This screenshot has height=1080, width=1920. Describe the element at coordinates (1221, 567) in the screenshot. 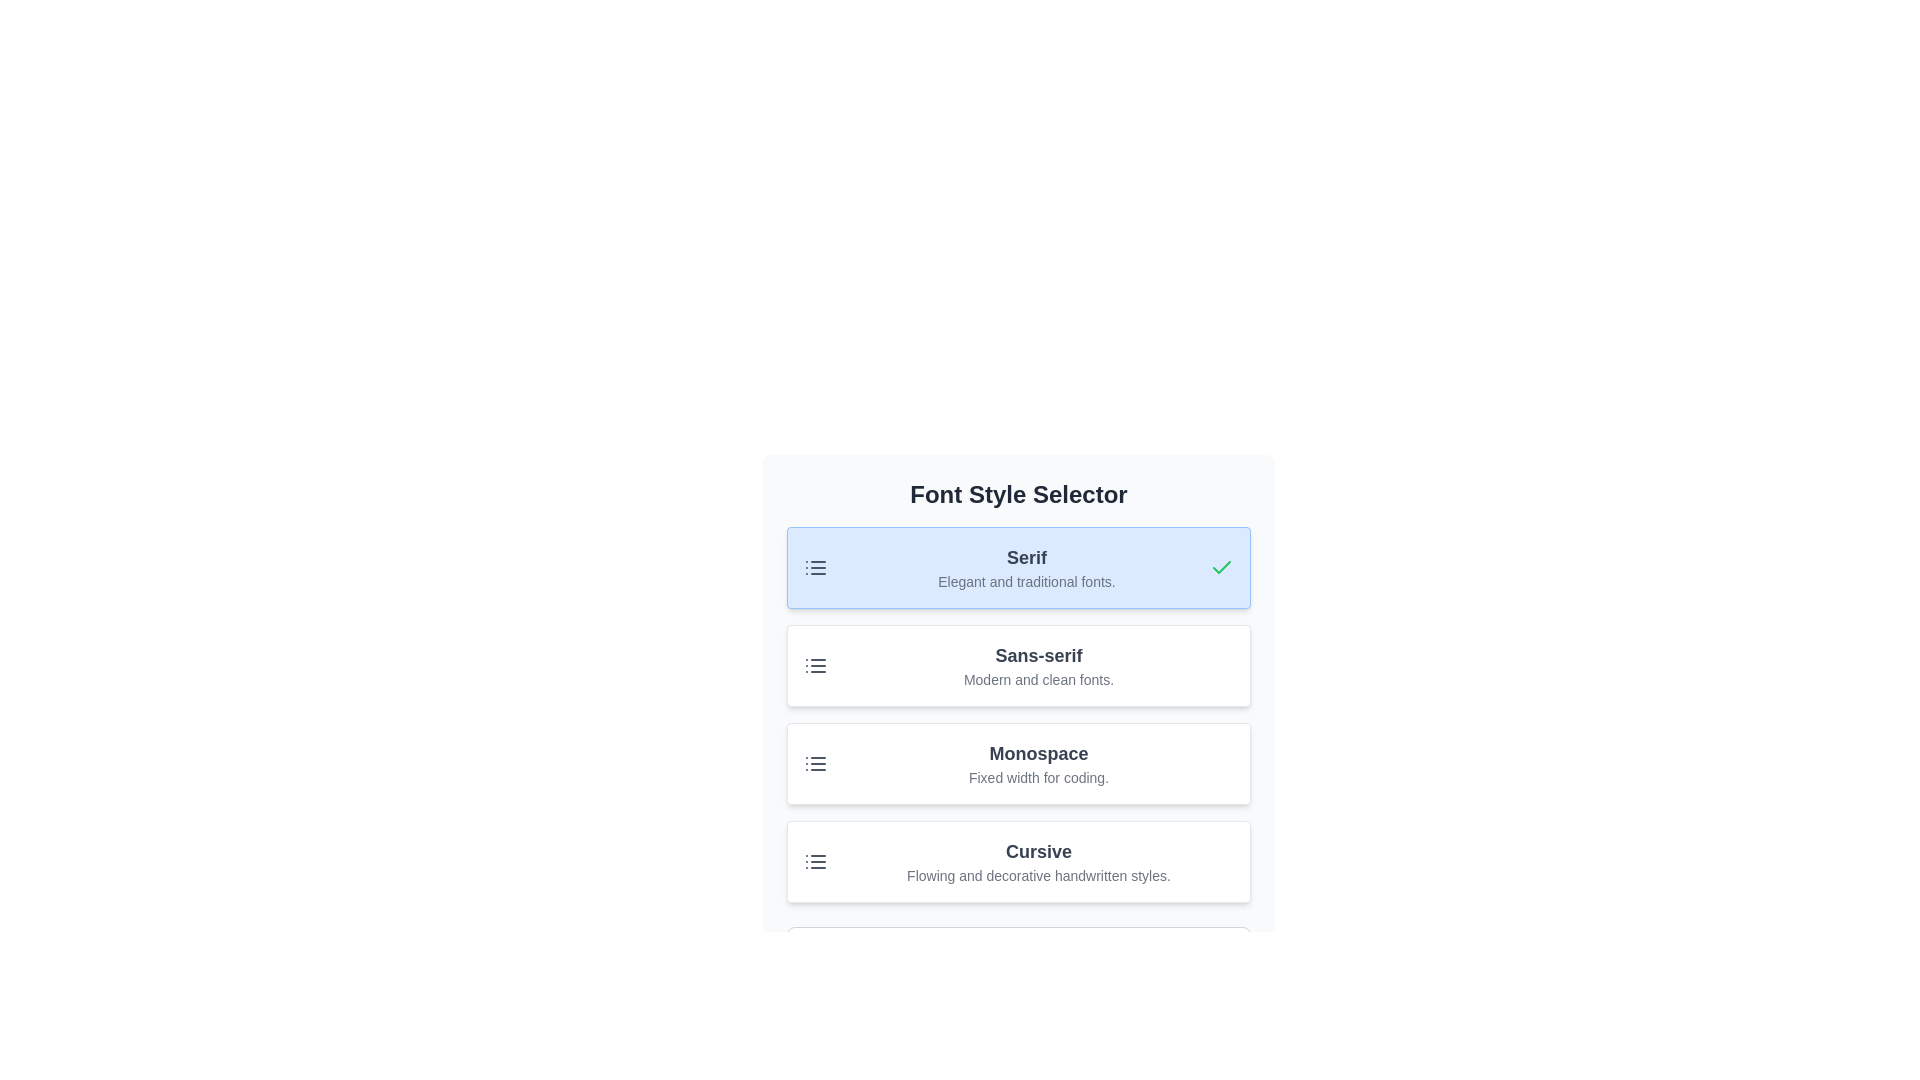

I see `the checkmark icon indicating the selection or confirmation of the 'Serif' font style option located in the top-right corner of the first option card labeled 'Serif'` at that location.